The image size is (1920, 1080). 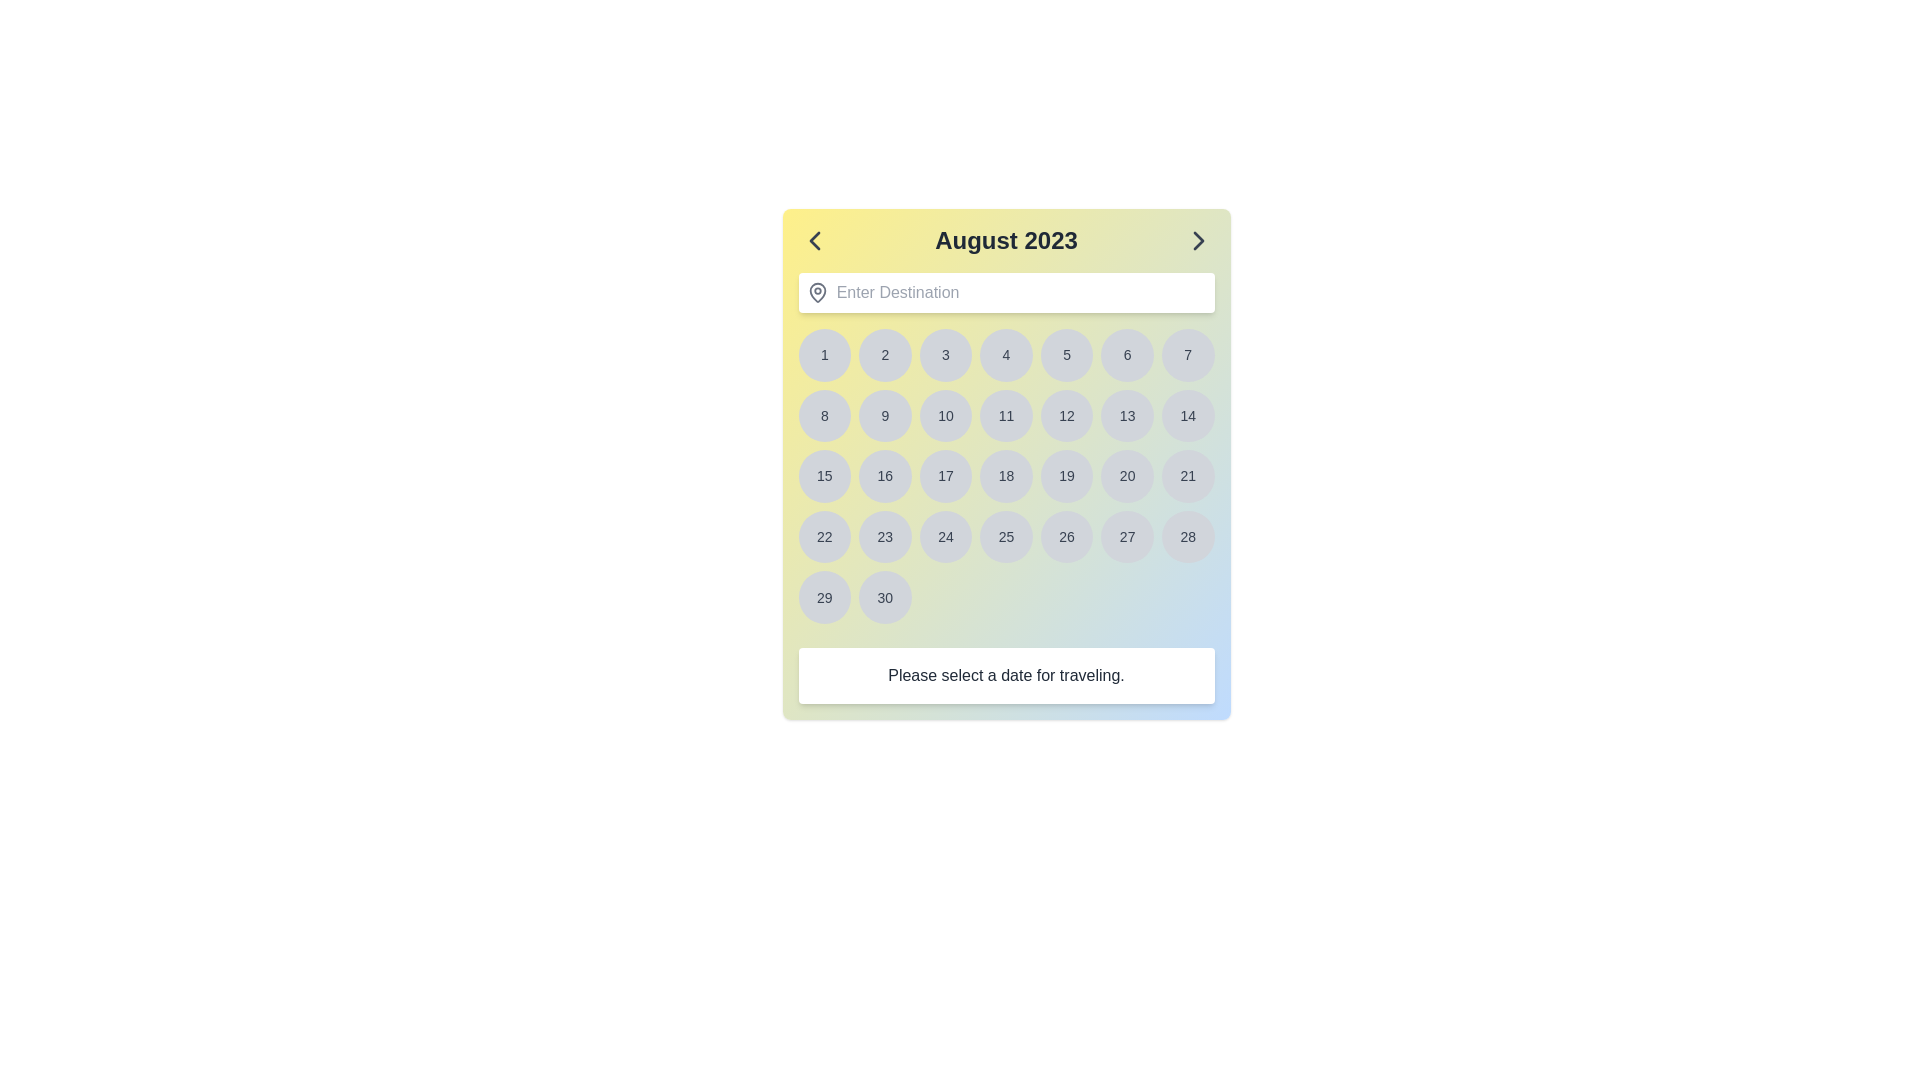 I want to click on the selection button representing the '7th' day in the calendar grid located in the first row, seventh column, so click(x=1188, y=354).